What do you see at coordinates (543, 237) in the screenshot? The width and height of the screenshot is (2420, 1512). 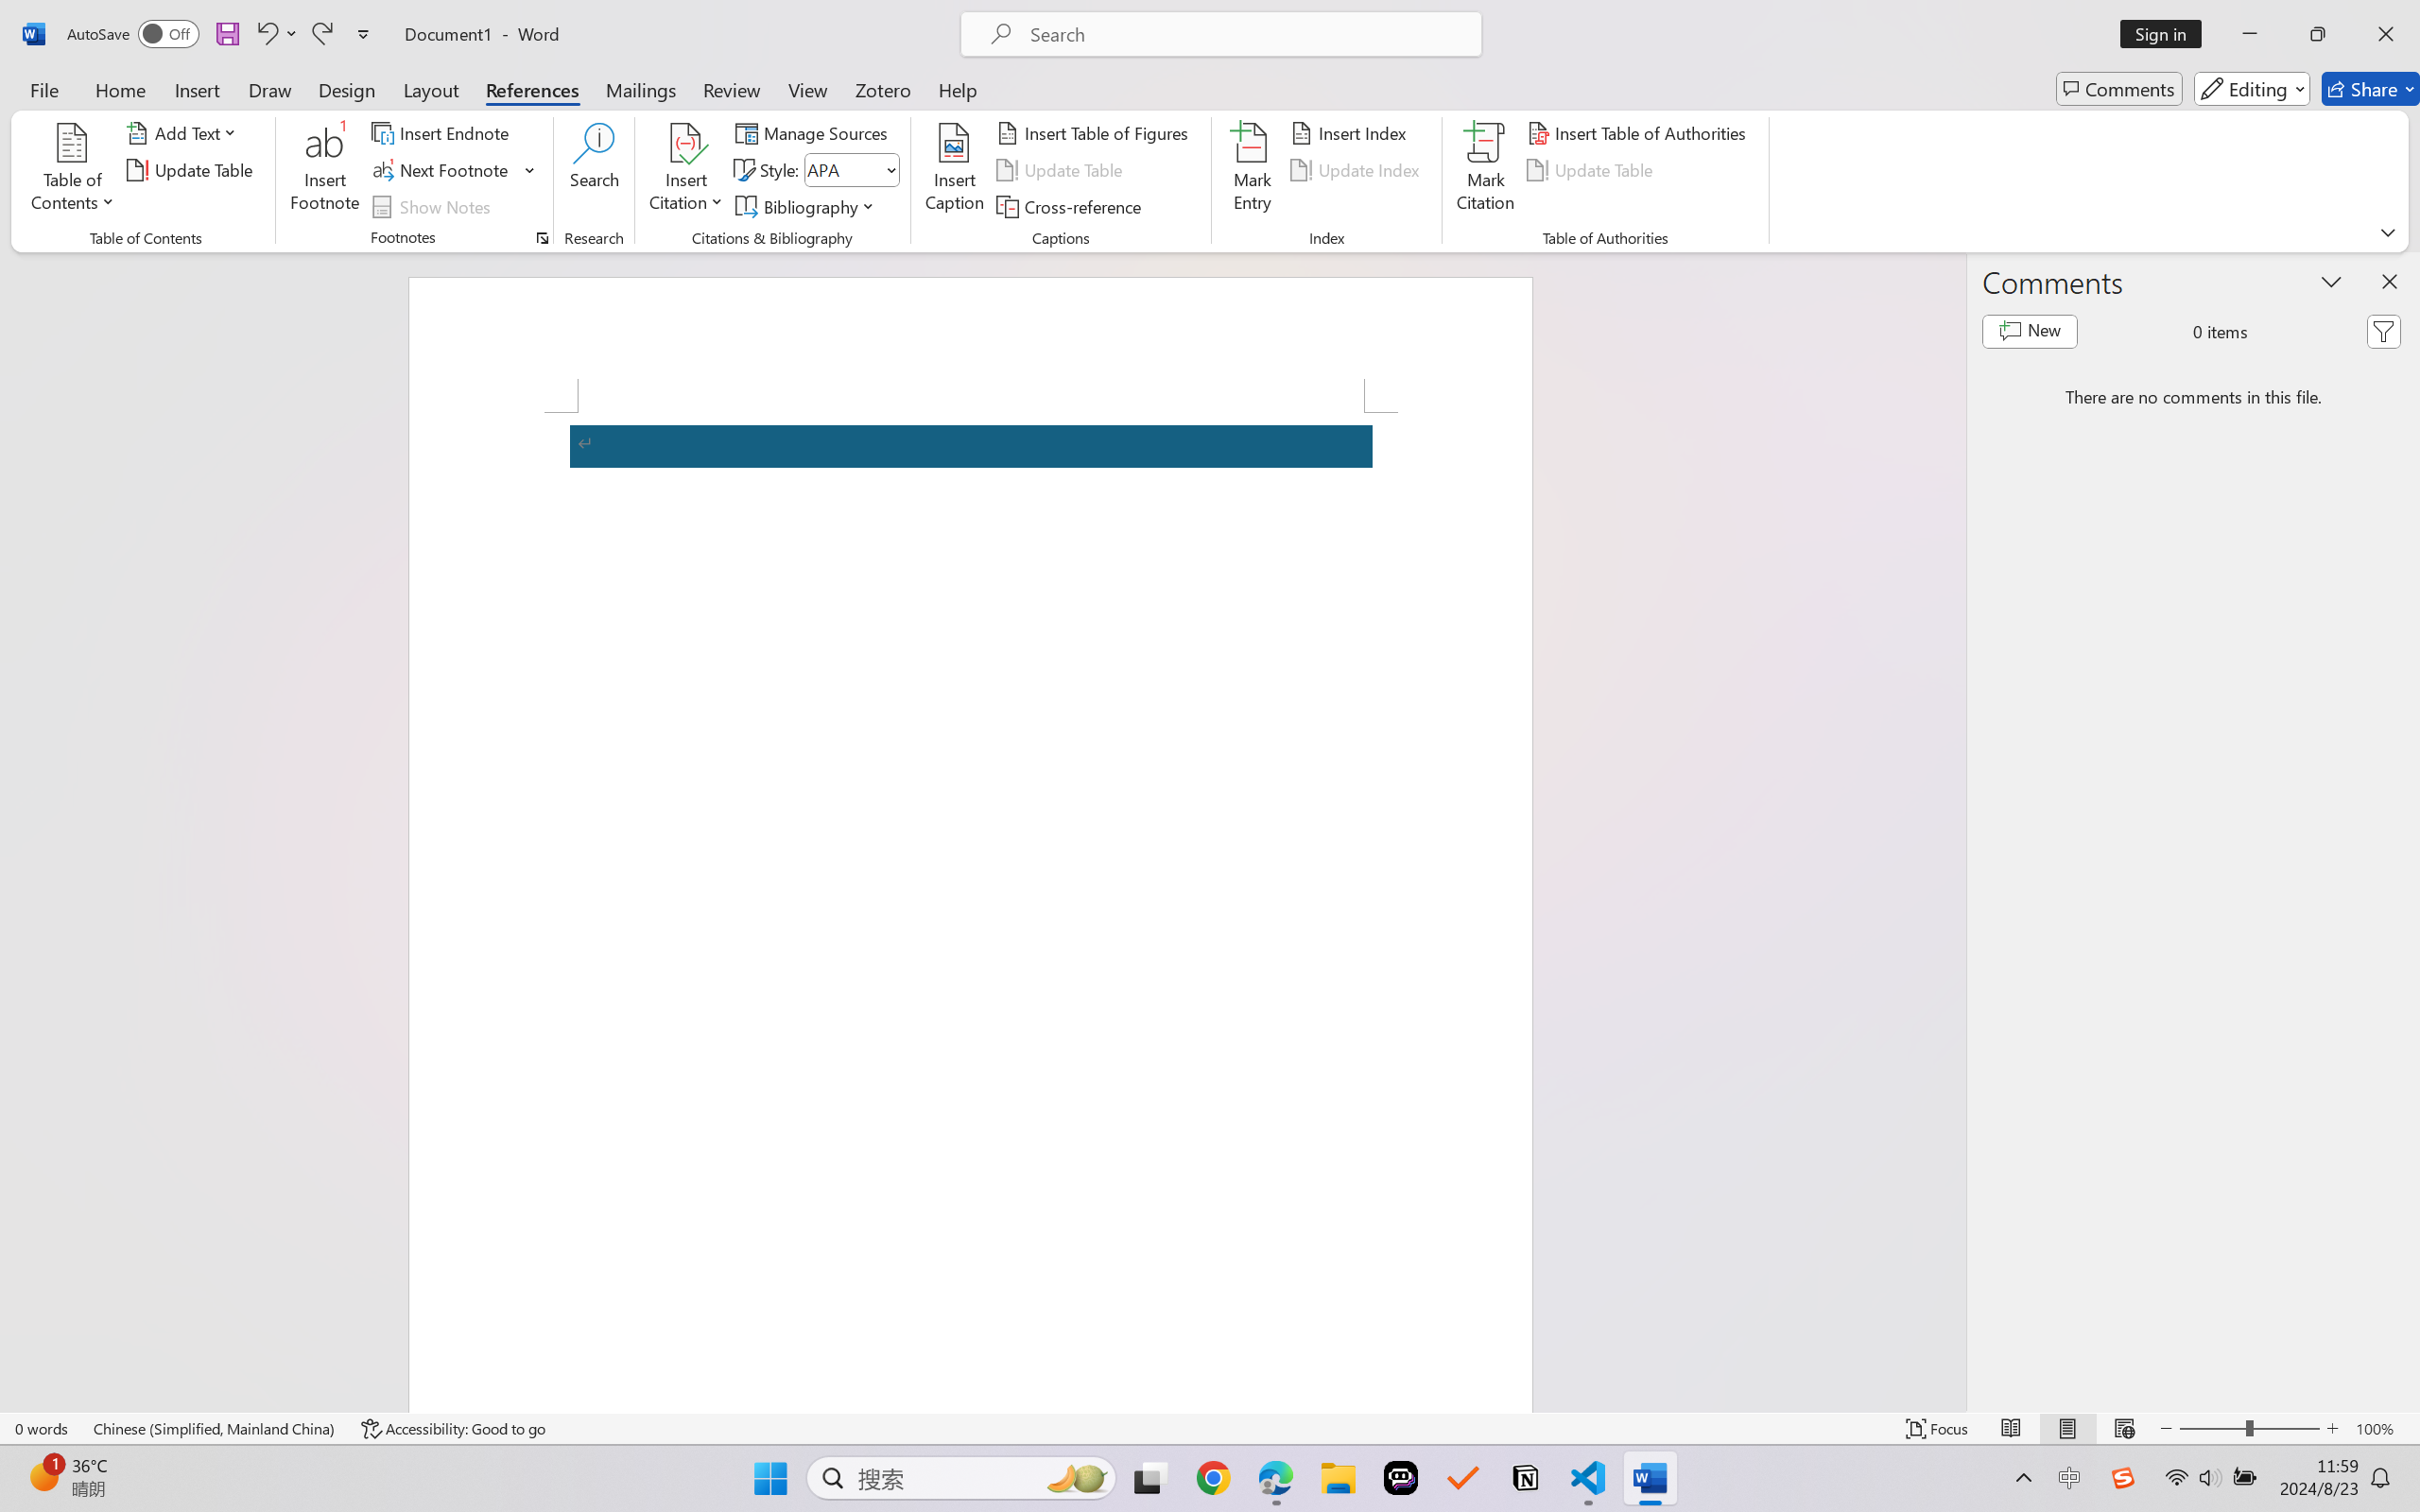 I see `'Footnote and Endnote Dialog...'` at bounding box center [543, 237].